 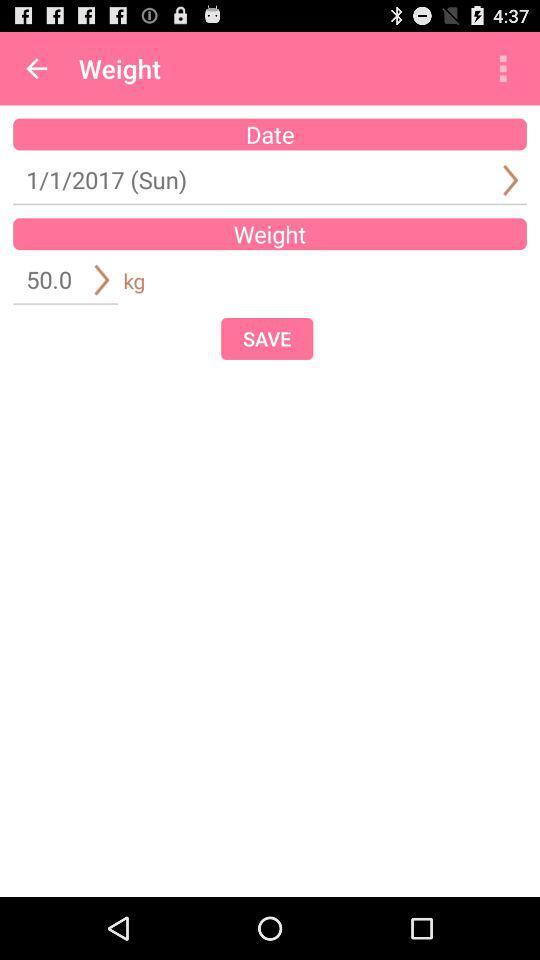 What do you see at coordinates (502, 68) in the screenshot?
I see `item next to the weight icon` at bounding box center [502, 68].